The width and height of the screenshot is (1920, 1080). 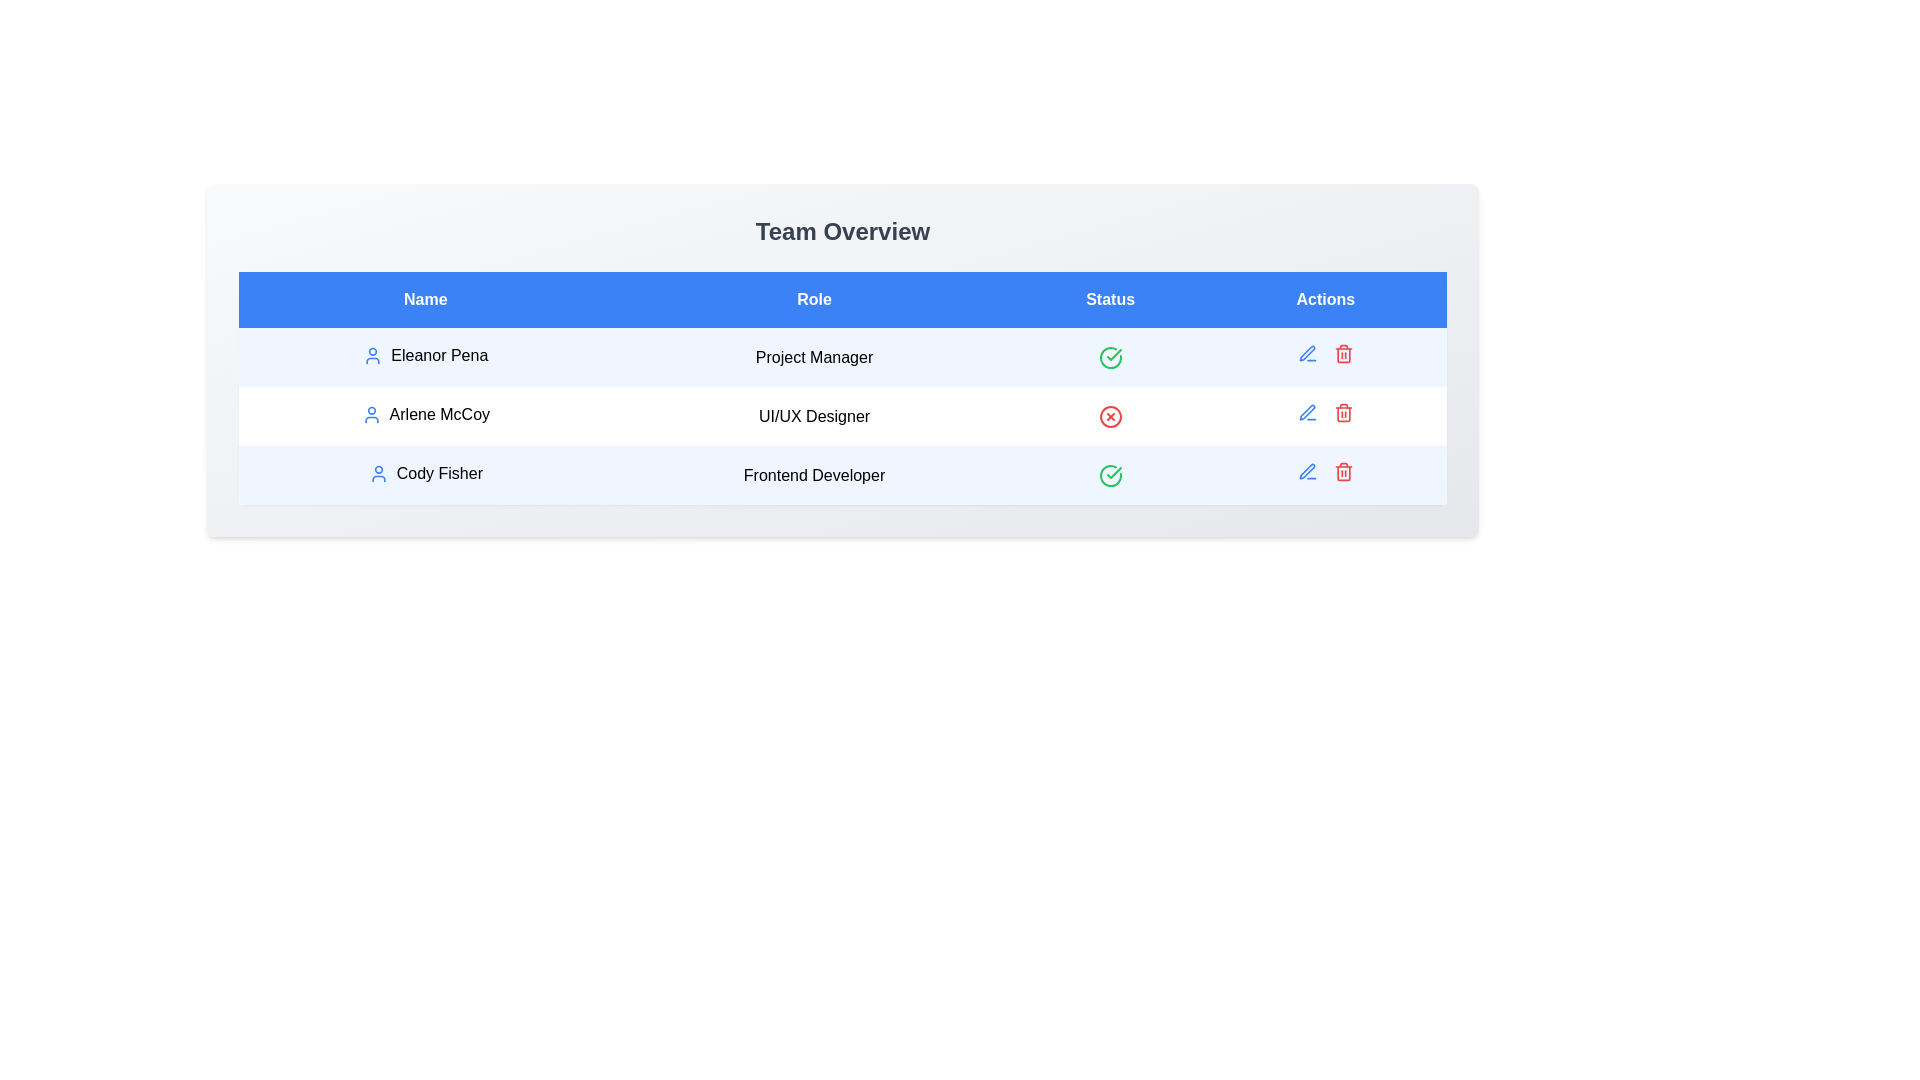 What do you see at coordinates (424, 354) in the screenshot?
I see `the static text display with an icon representing the first entry in the 'Name' column of the table` at bounding box center [424, 354].